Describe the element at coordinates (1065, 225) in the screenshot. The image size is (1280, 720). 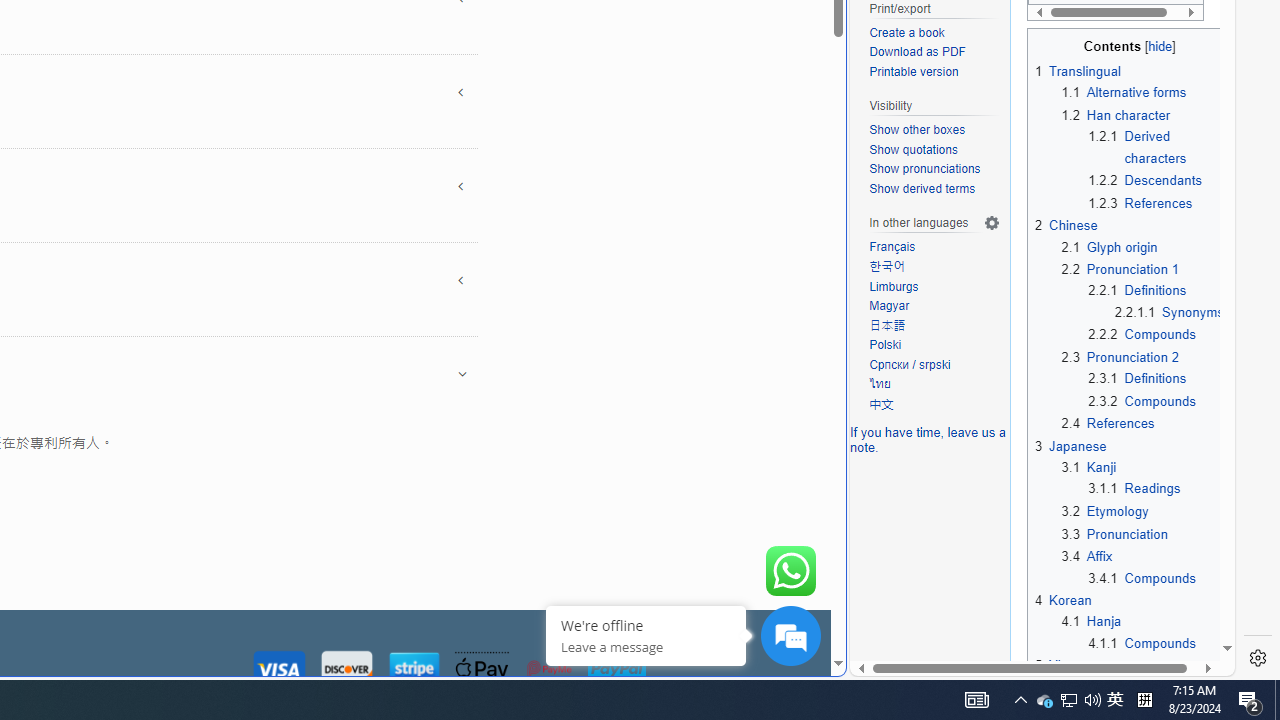
I see `'2 Chinese'` at that location.